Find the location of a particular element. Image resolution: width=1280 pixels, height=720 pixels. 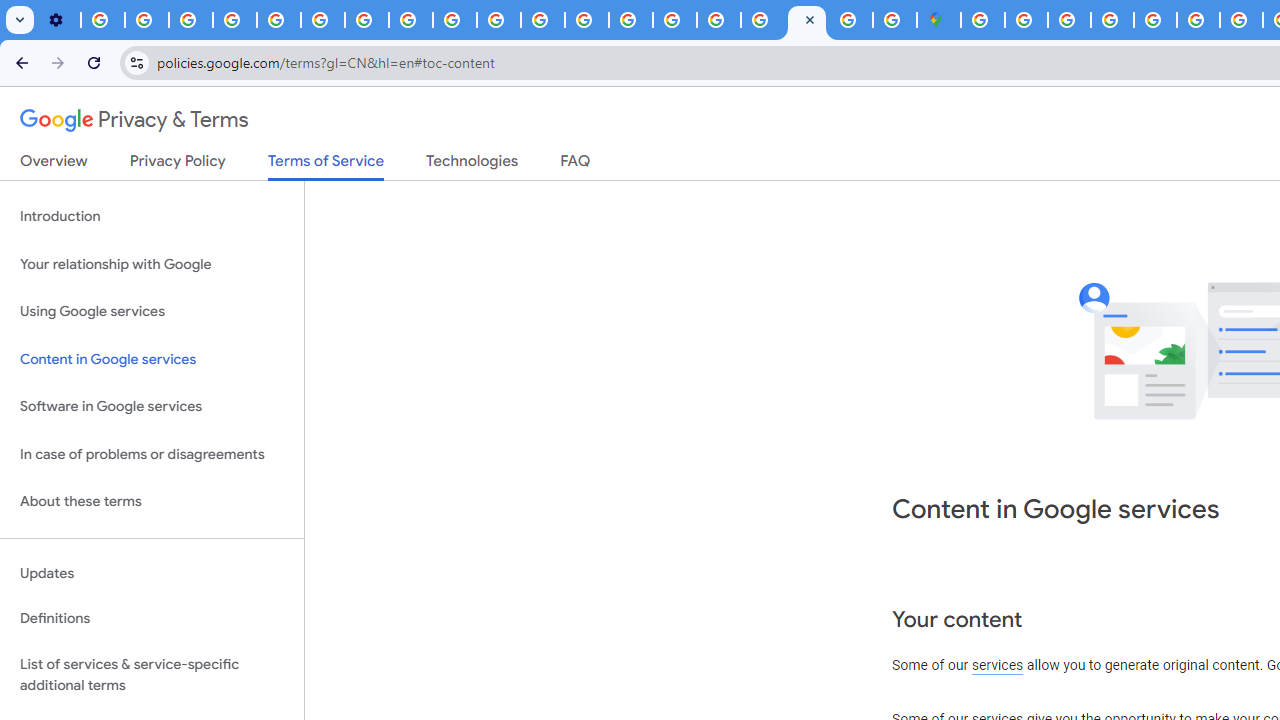

'Software in Google services' is located at coordinates (151, 406).